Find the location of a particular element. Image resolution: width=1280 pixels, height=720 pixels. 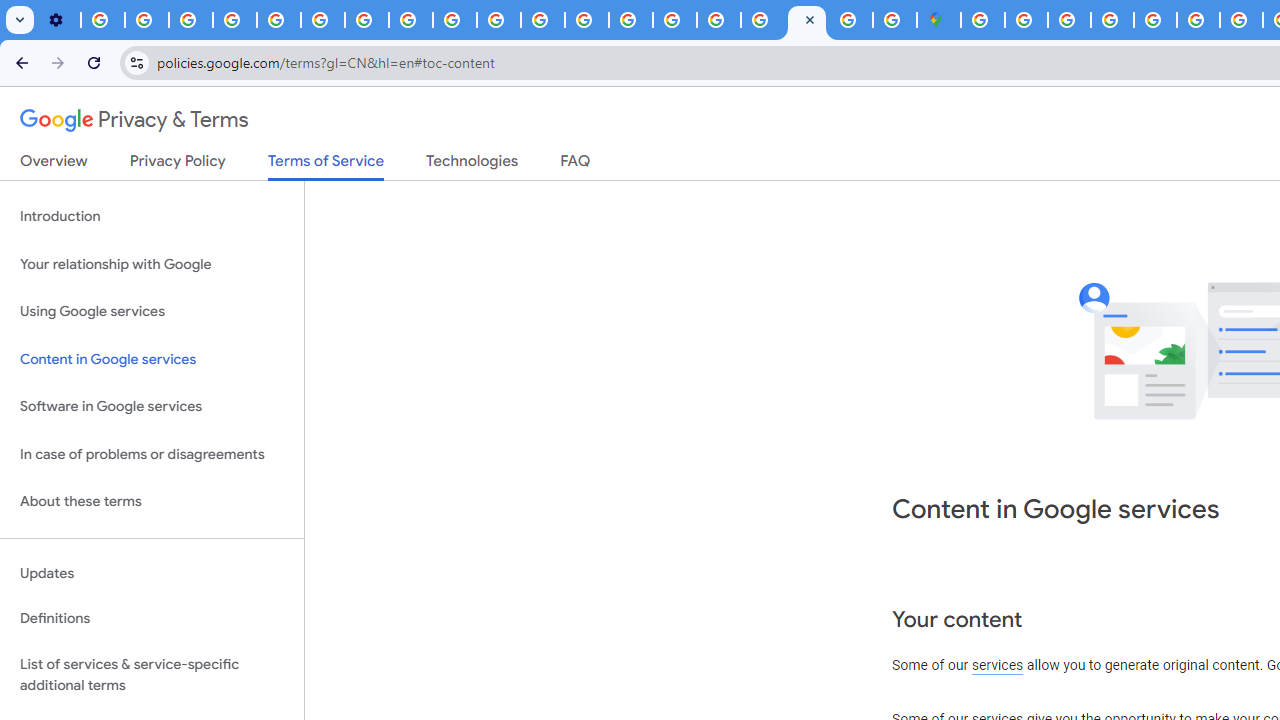

'Software in Google services' is located at coordinates (151, 406).